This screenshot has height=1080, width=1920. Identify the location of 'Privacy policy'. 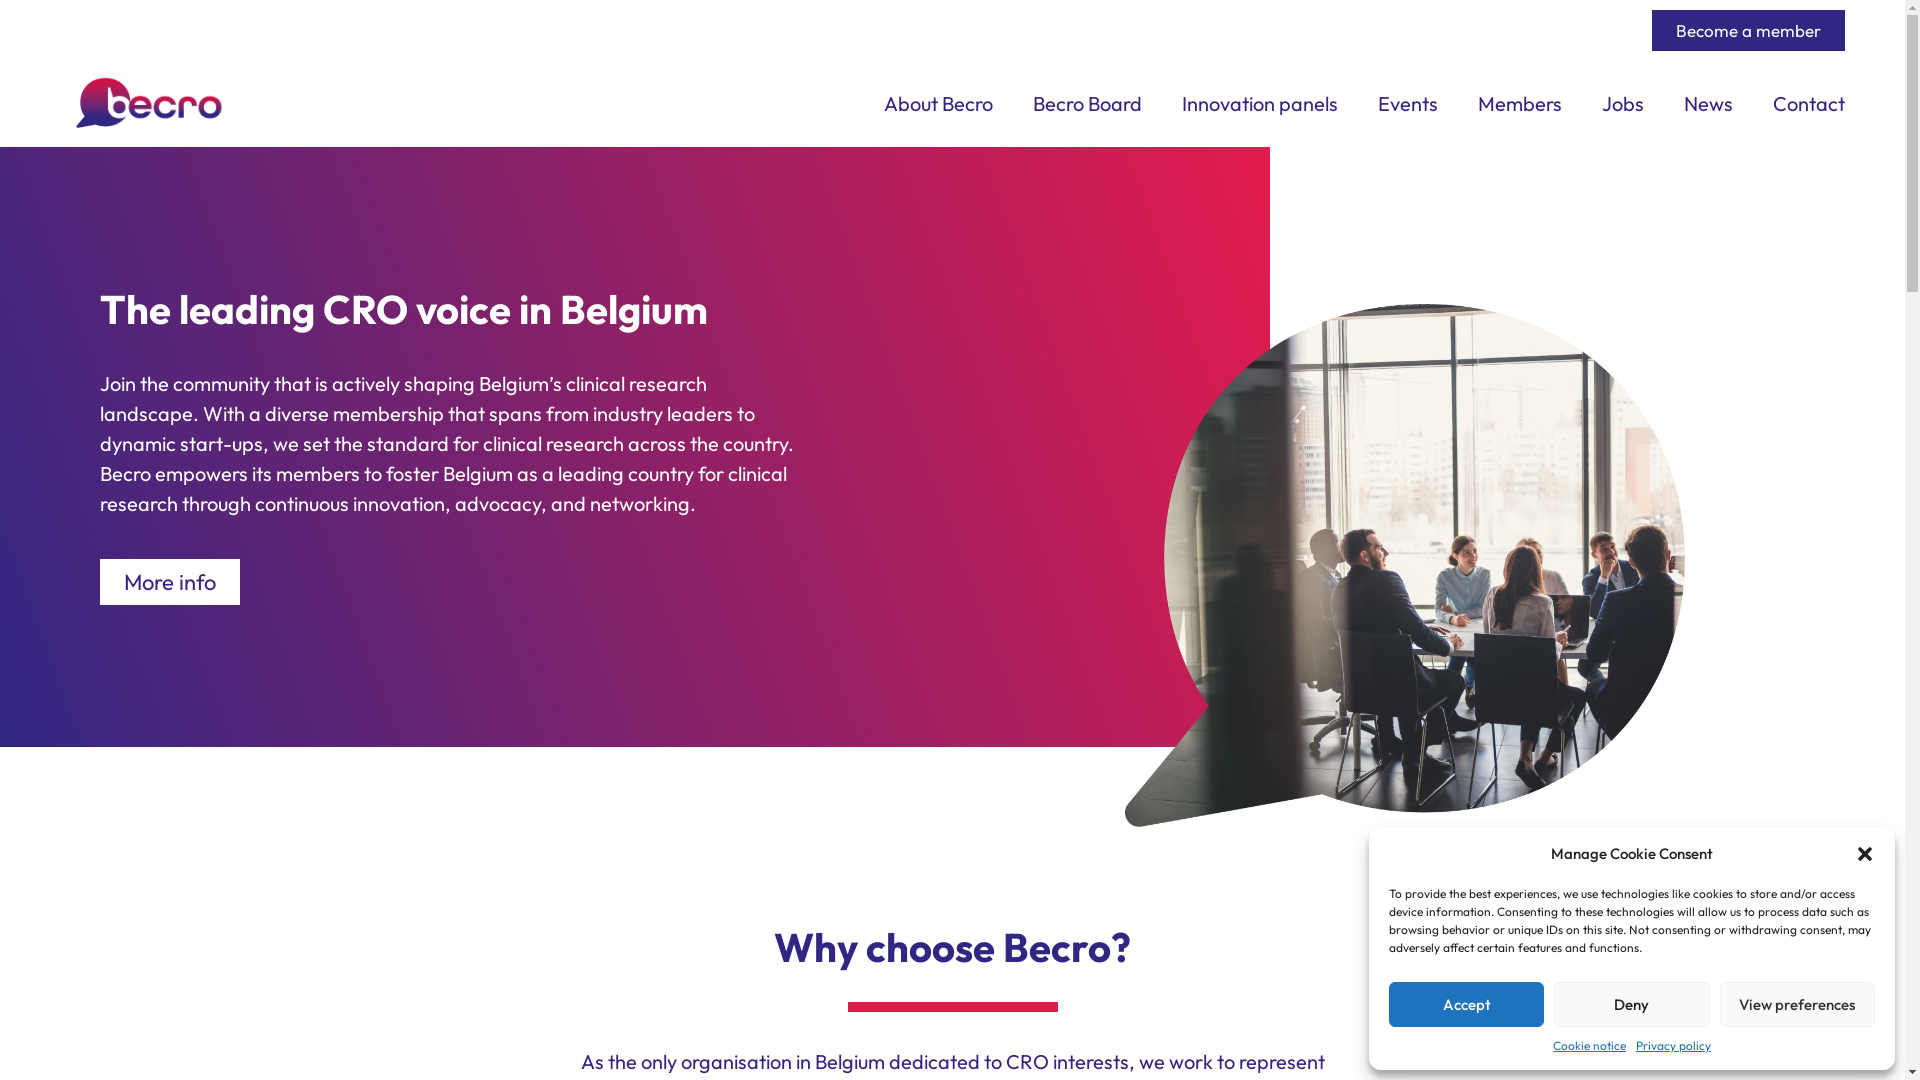
(1636, 1044).